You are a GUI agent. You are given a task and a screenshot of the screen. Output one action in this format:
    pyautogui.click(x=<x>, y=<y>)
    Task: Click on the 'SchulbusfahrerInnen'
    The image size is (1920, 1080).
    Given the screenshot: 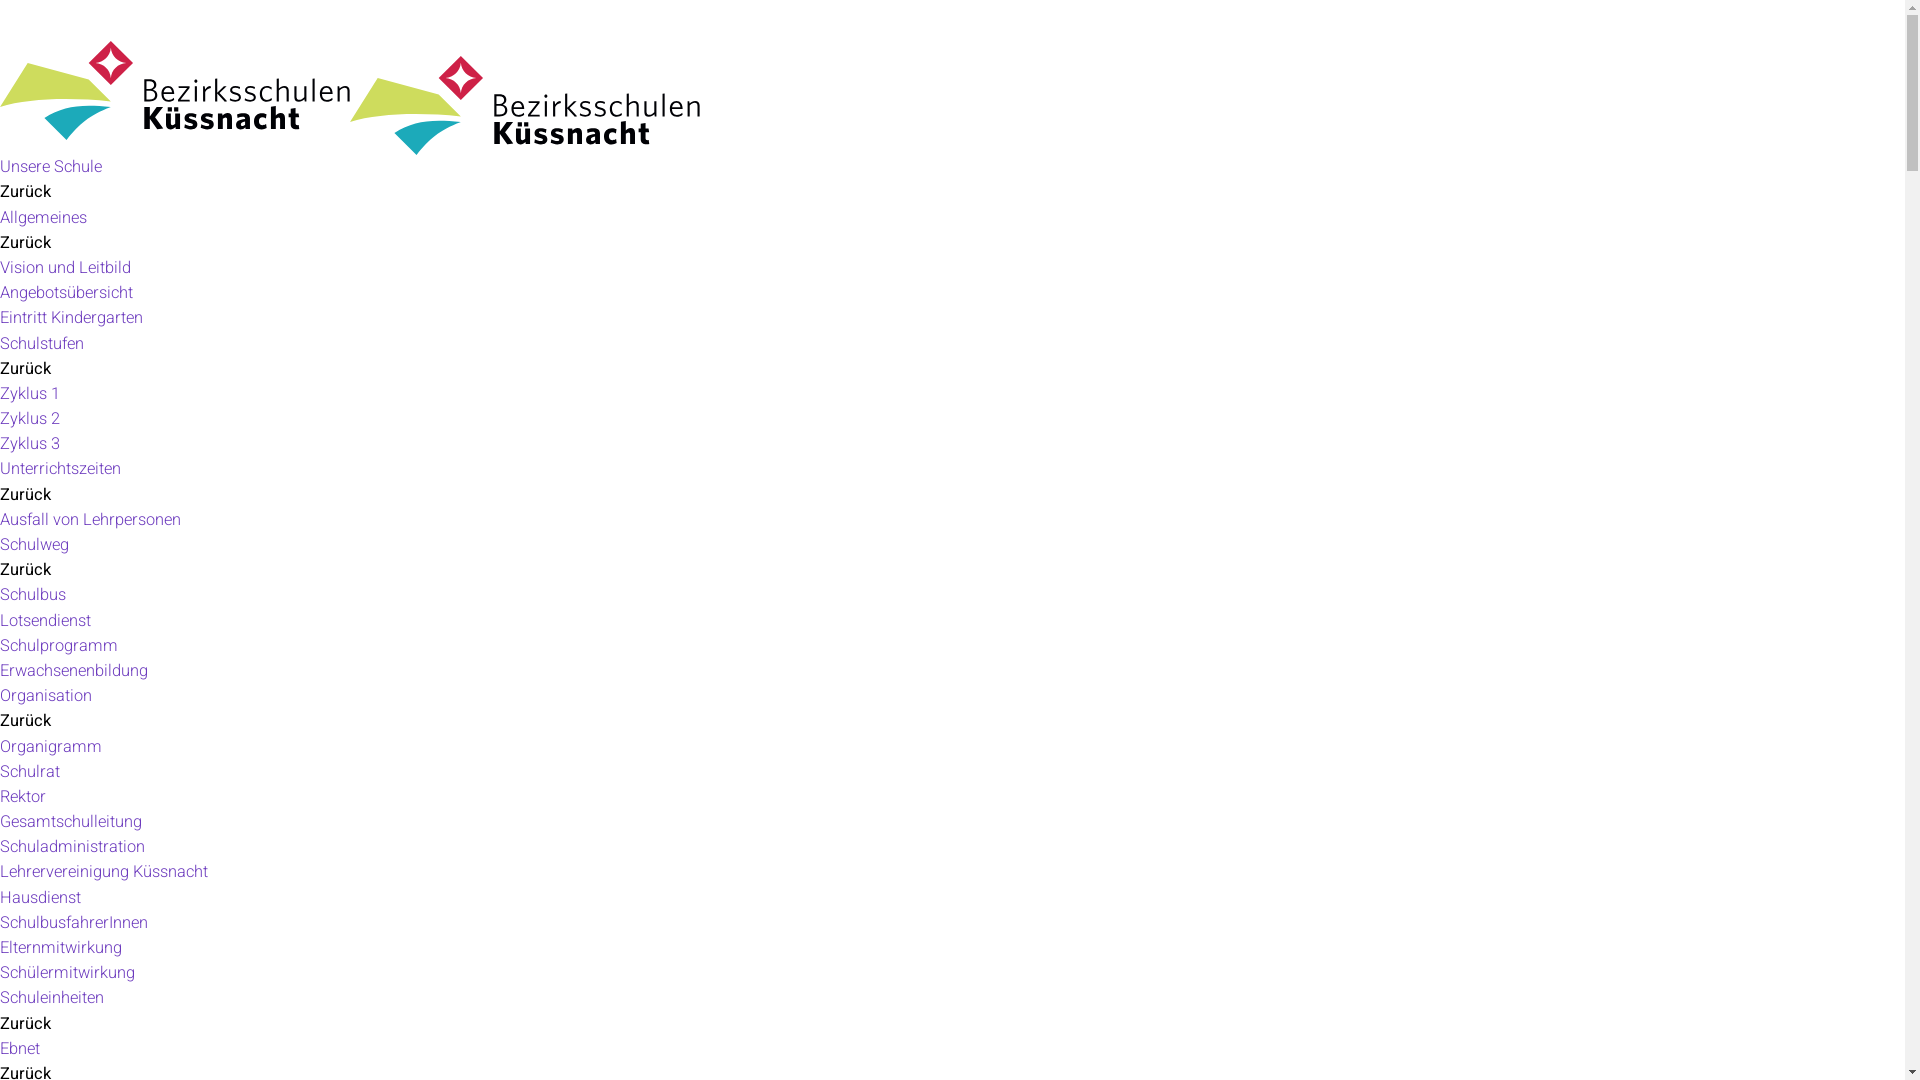 What is the action you would take?
    pyautogui.click(x=73, y=922)
    